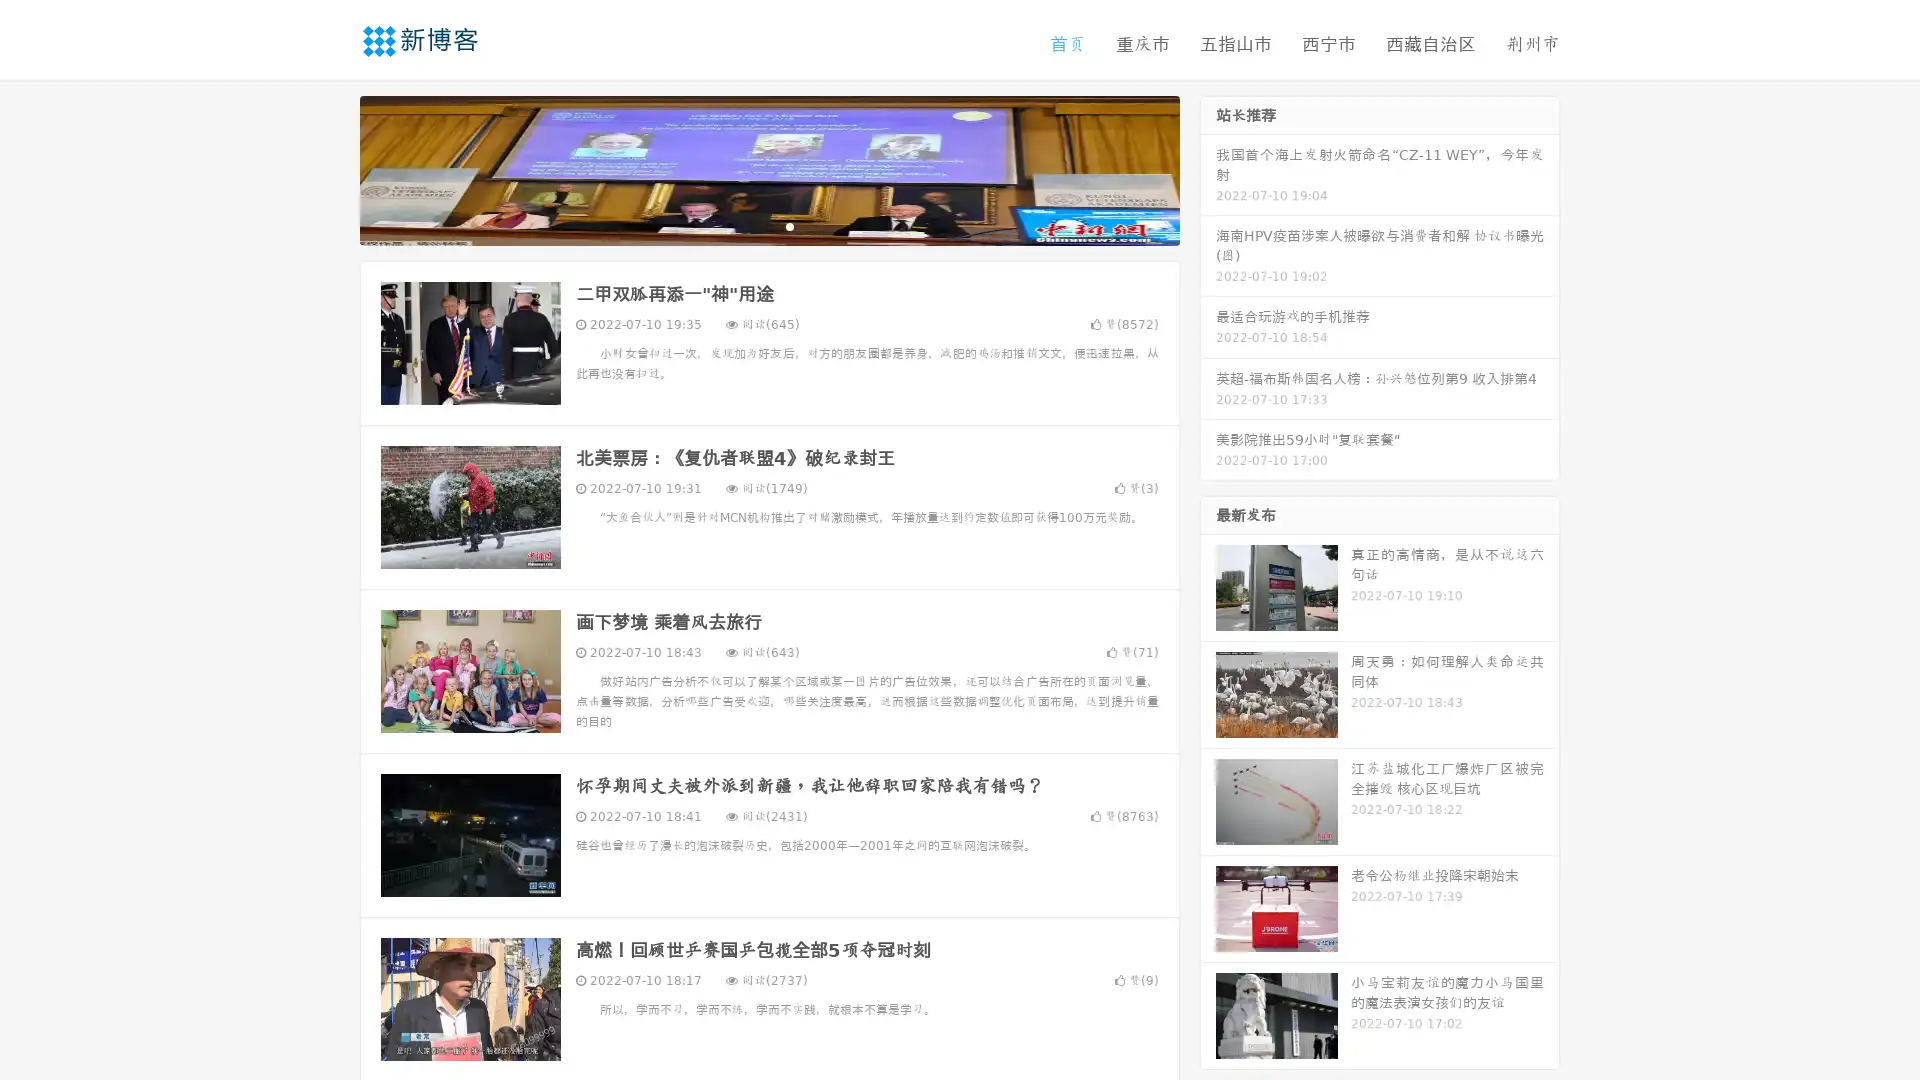  What do you see at coordinates (748, 225) in the screenshot?
I see `Go to slide 1` at bounding box center [748, 225].